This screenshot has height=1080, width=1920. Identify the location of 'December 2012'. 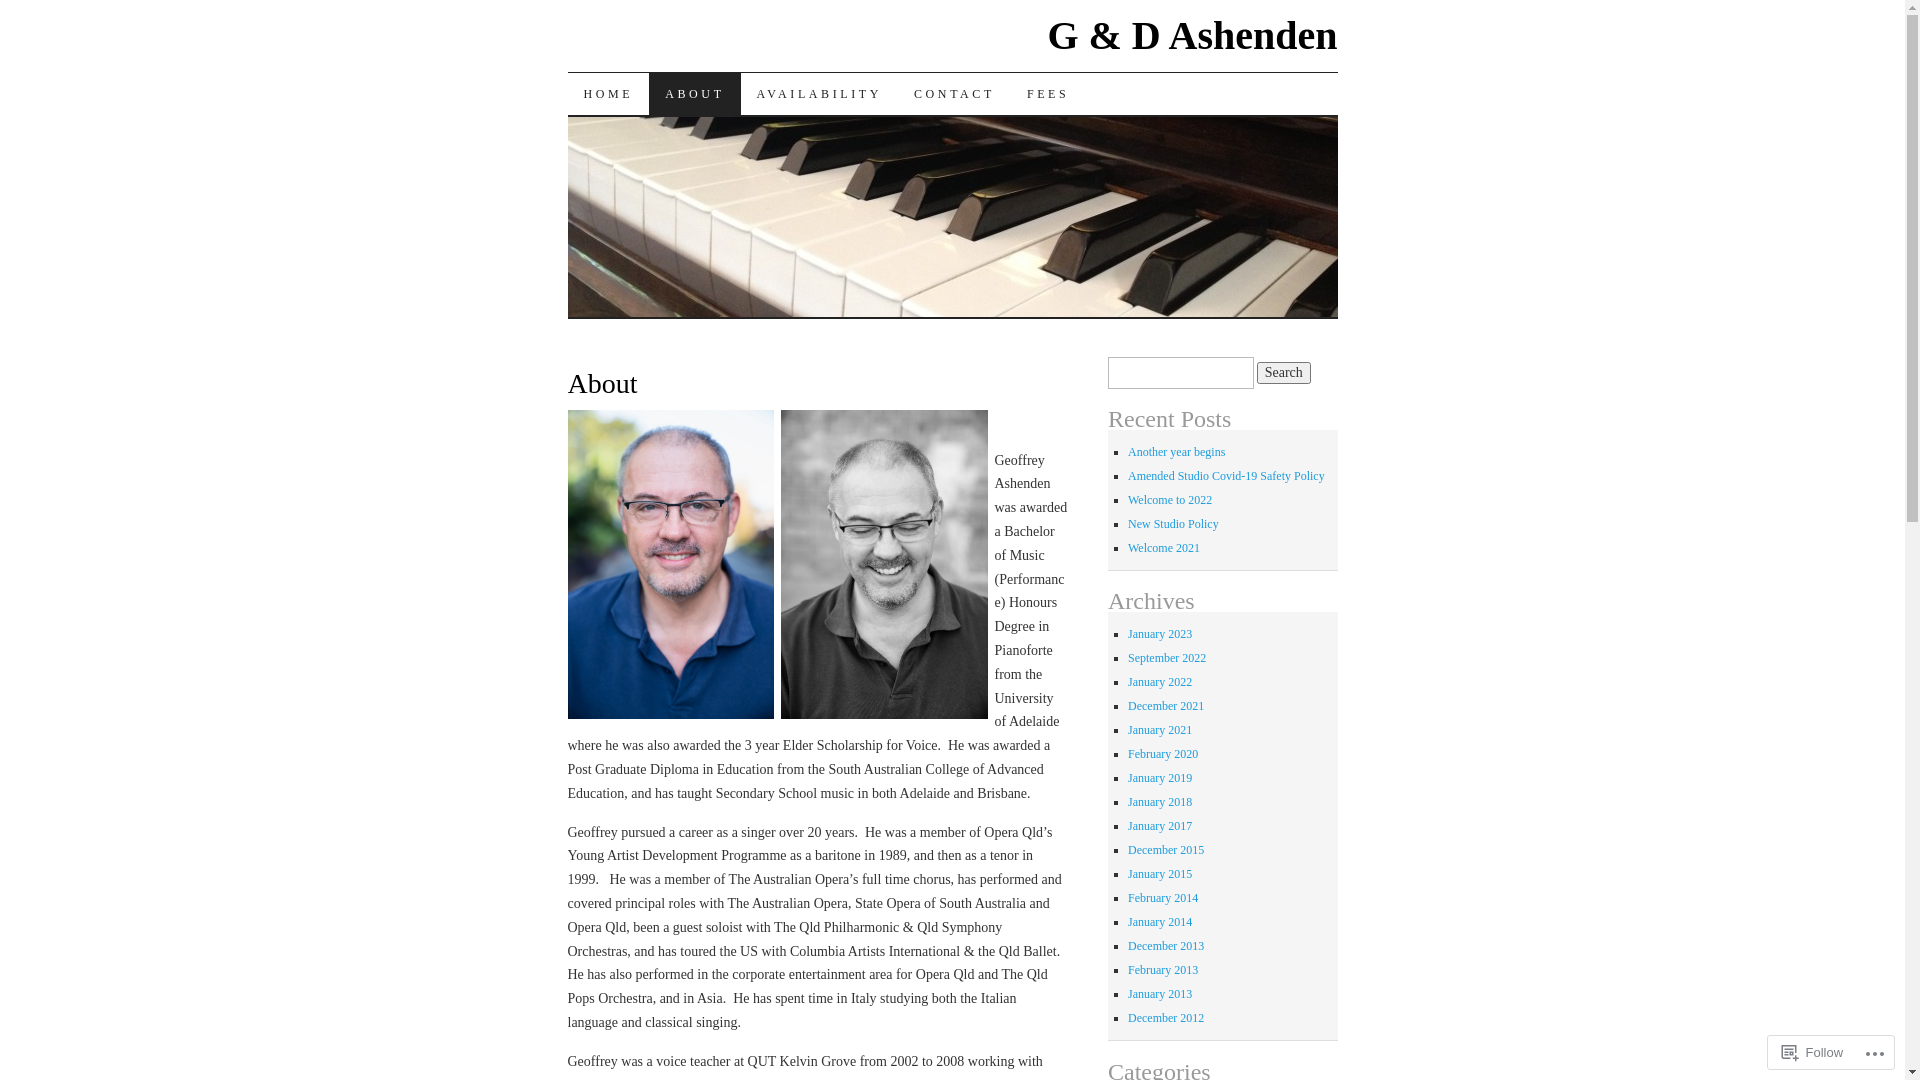
(1166, 1018).